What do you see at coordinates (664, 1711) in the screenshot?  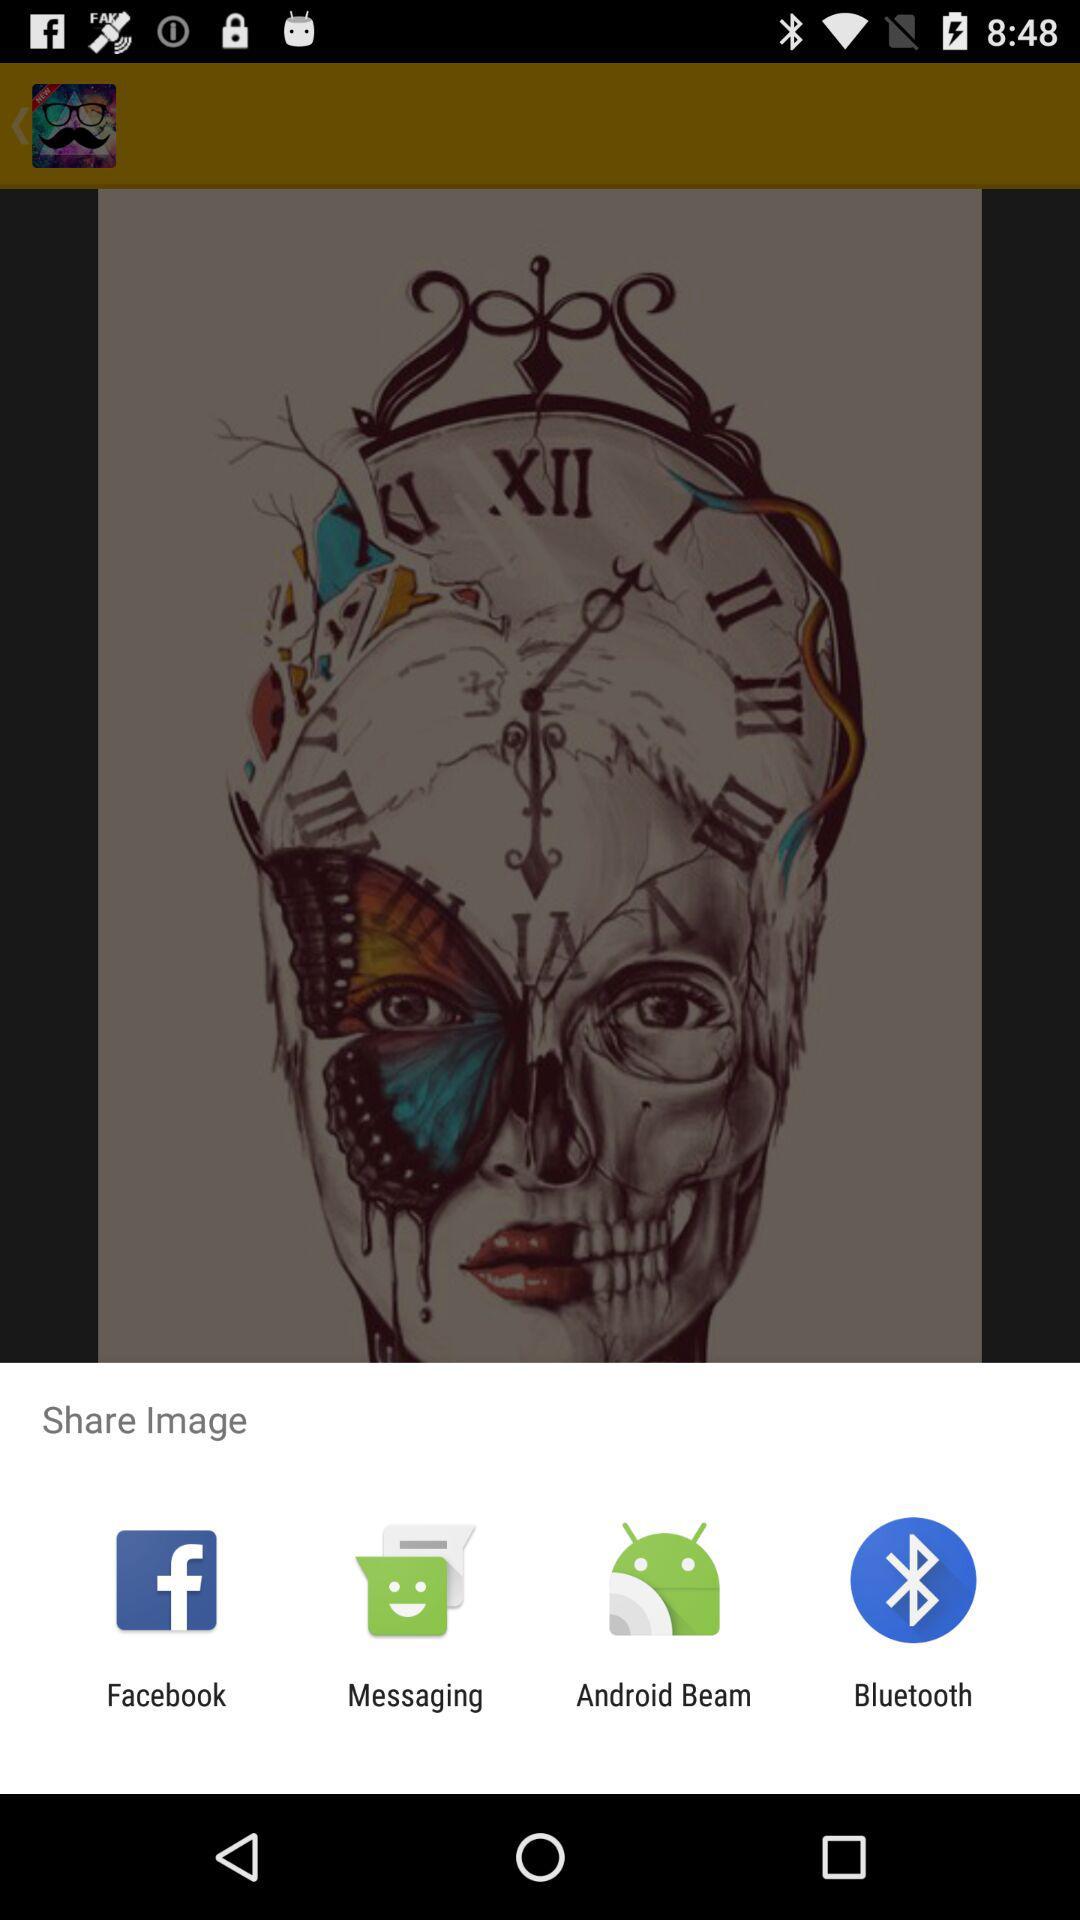 I see `the app next to the bluetooth app` at bounding box center [664, 1711].